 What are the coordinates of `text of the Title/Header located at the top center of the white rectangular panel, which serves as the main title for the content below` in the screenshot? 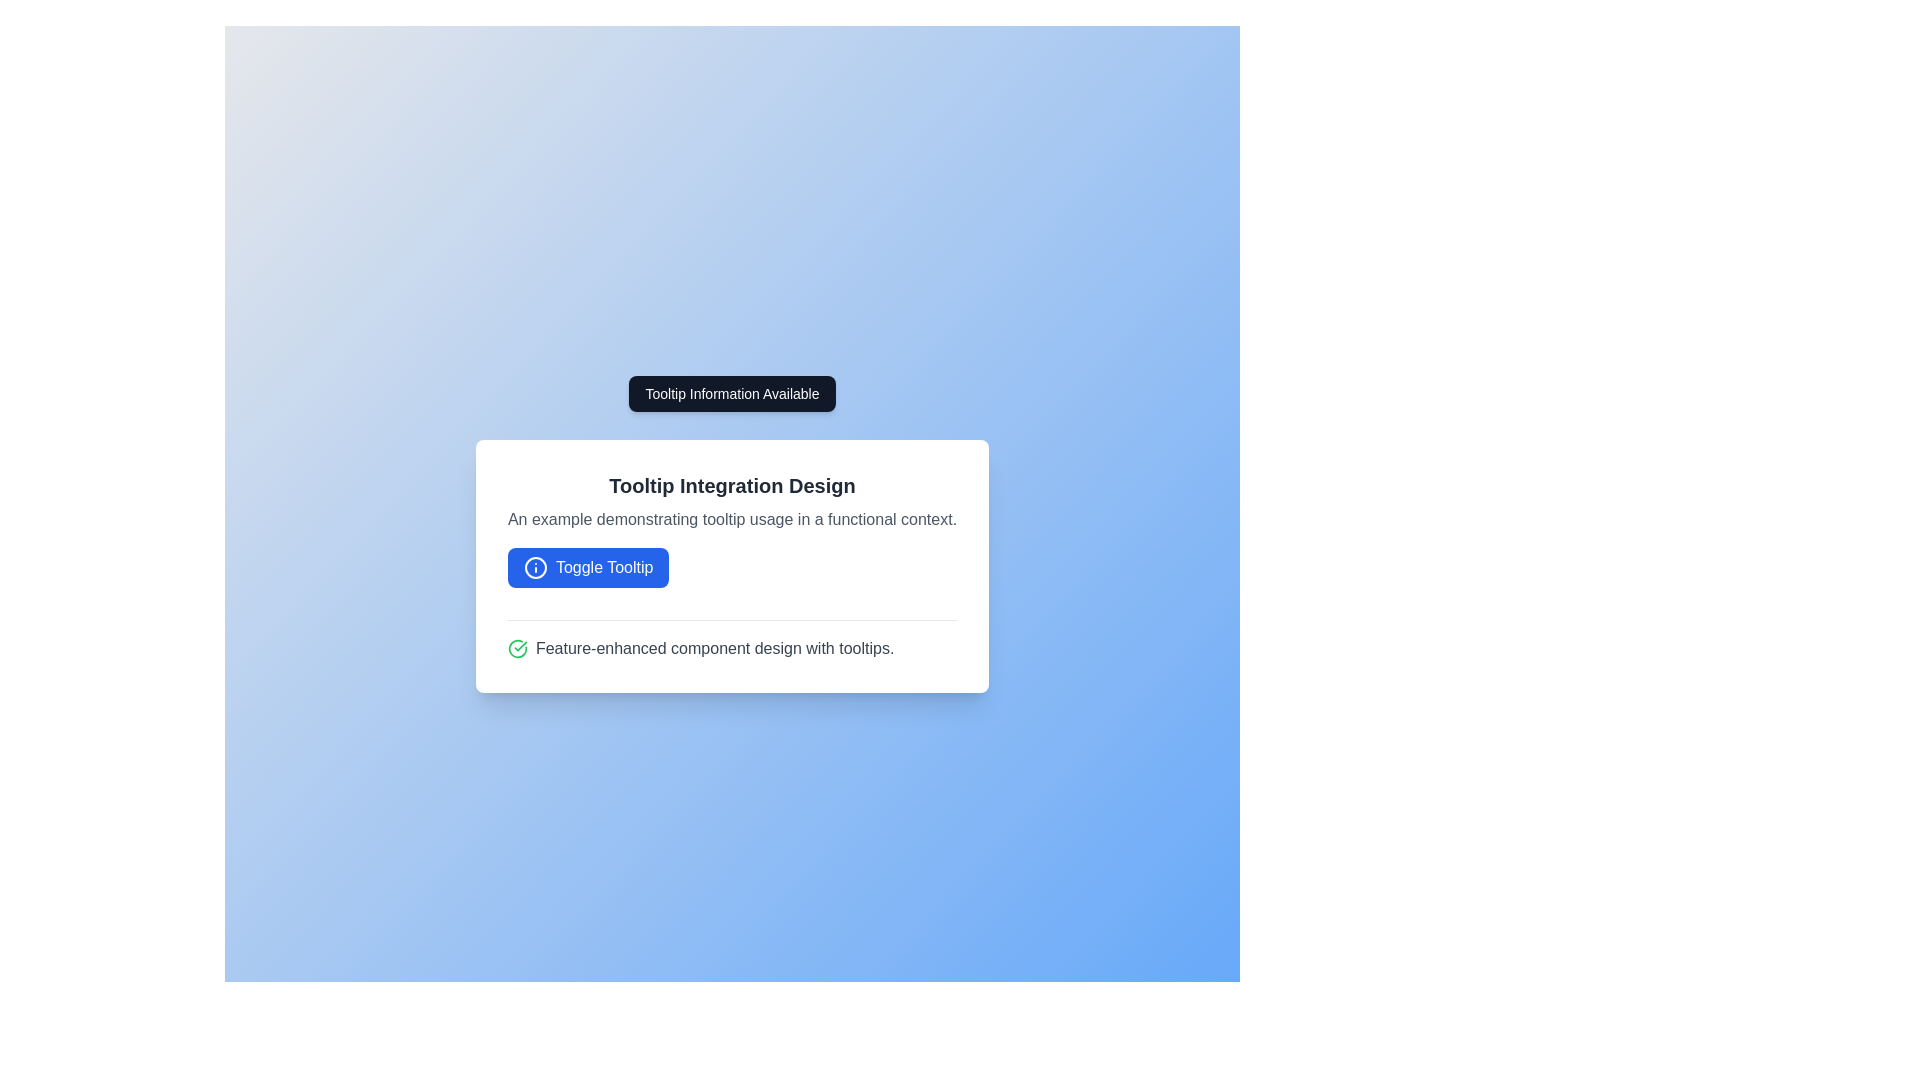 It's located at (731, 485).